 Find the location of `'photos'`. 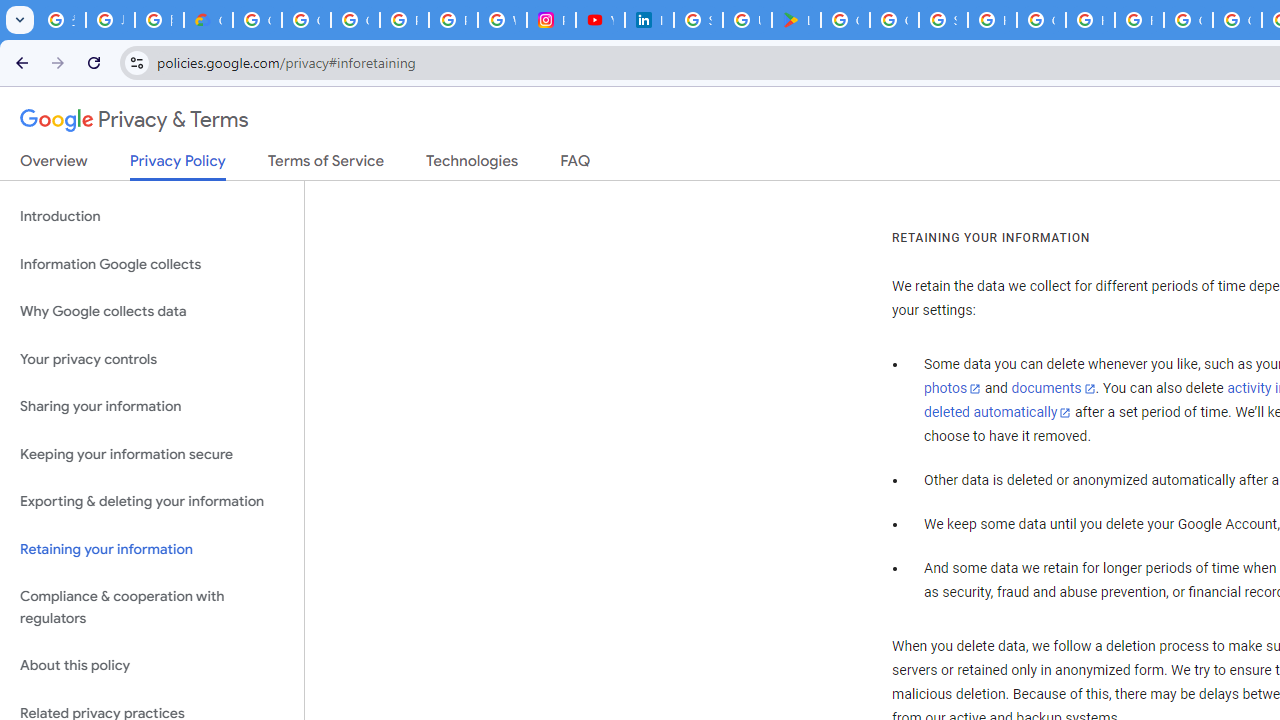

'photos' is located at coordinates (951, 389).